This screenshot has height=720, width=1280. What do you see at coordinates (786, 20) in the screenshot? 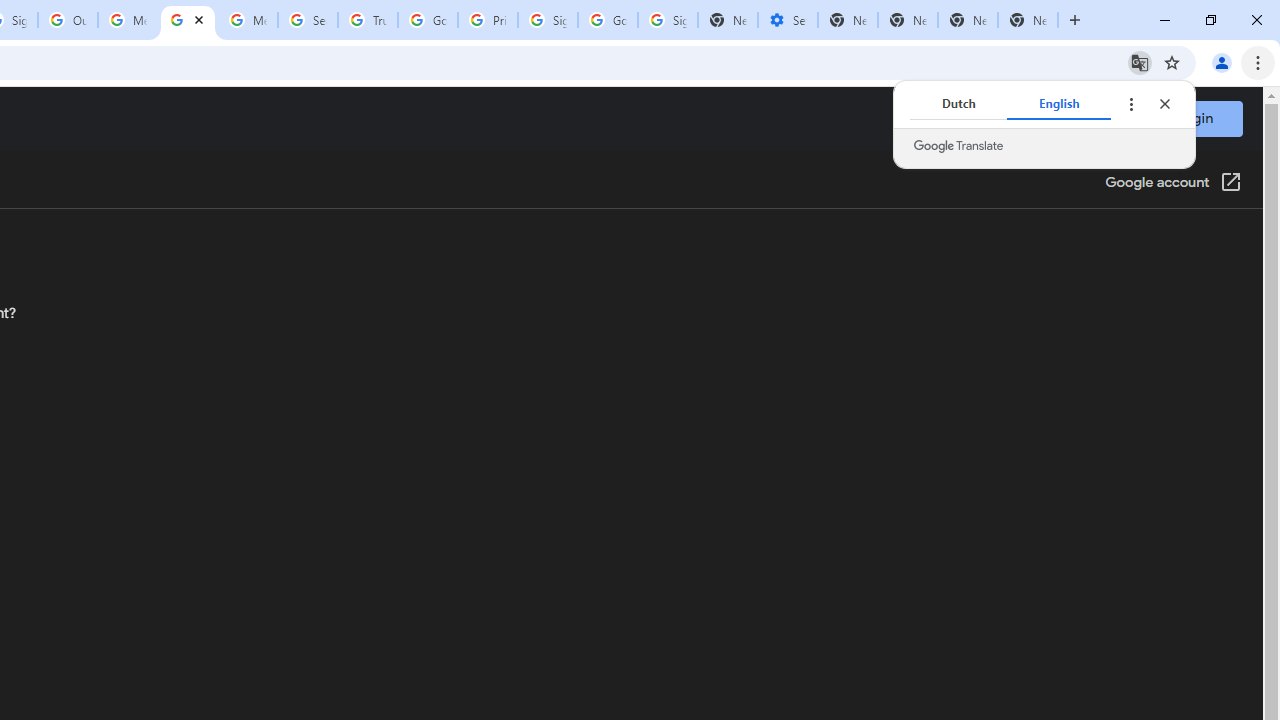
I see `'Settings - Performance'` at bounding box center [786, 20].